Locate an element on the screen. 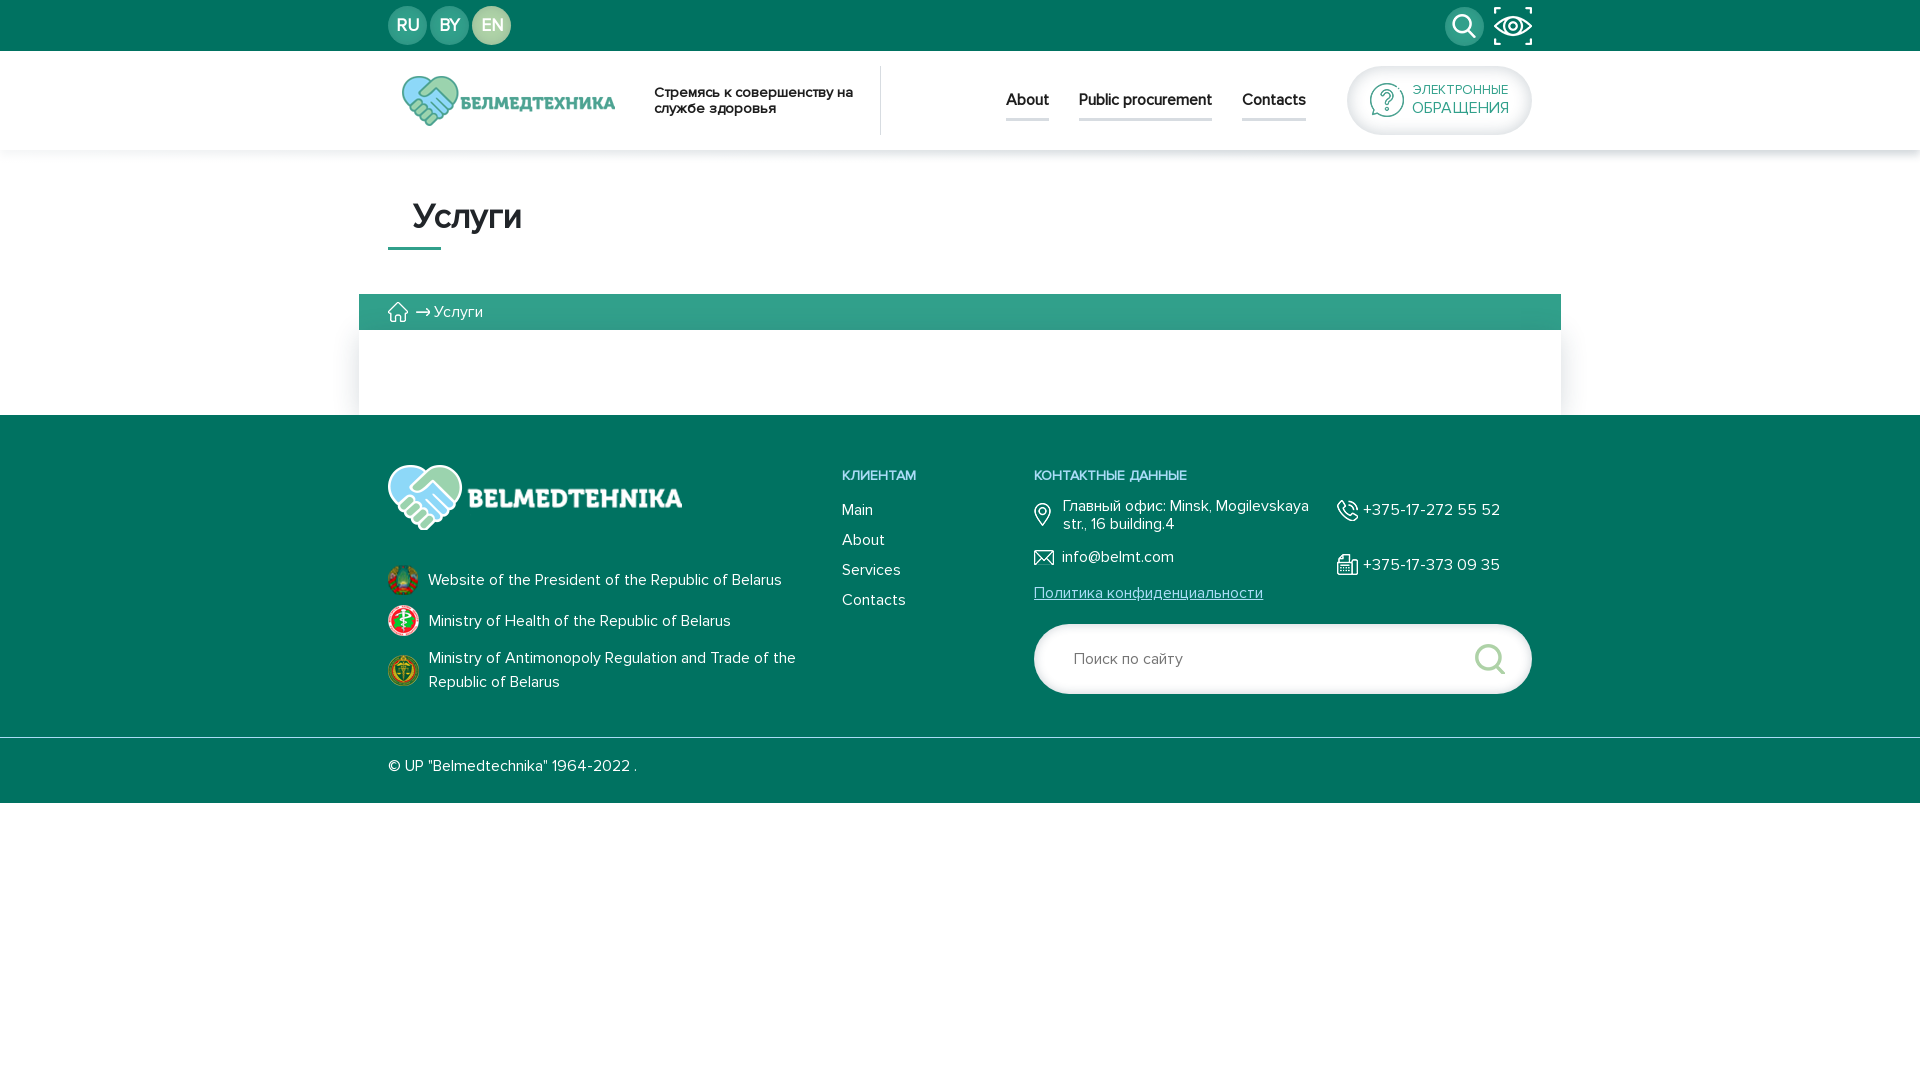  'Website of the President of the Republic of Belarus' is located at coordinates (613, 579).